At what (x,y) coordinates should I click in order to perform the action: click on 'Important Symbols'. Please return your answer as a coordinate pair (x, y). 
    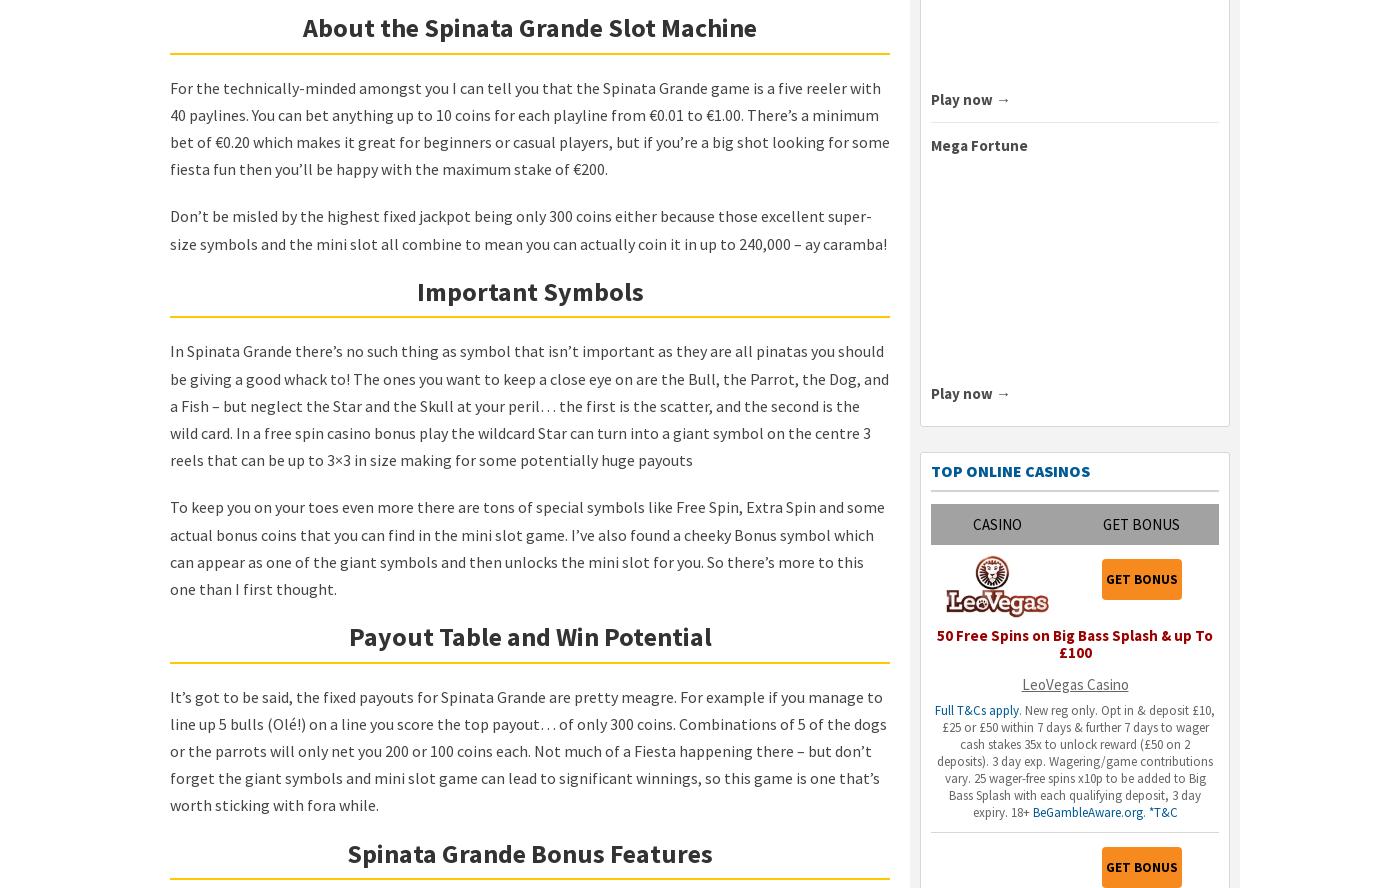
    Looking at the image, I should click on (529, 289).